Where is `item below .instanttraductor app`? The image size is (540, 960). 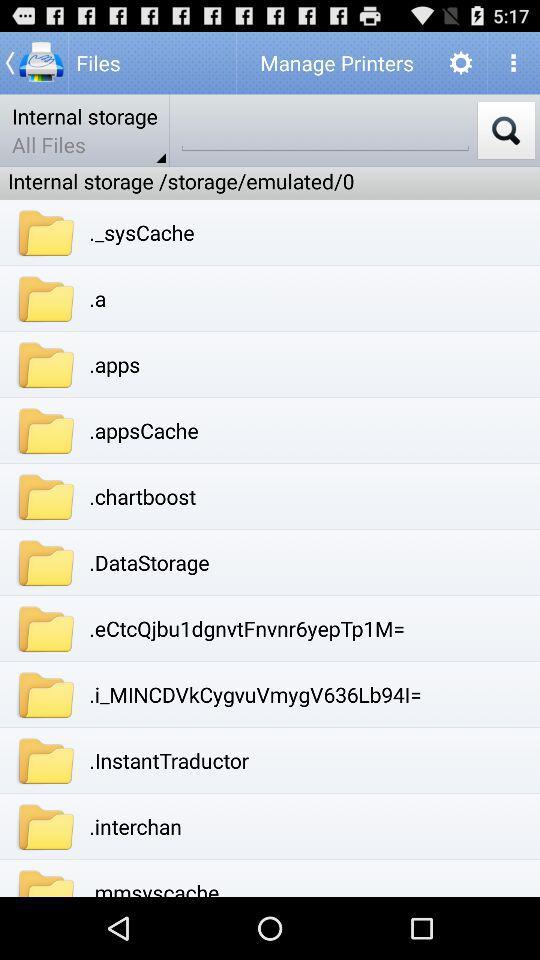 item below .instanttraductor app is located at coordinates (135, 826).